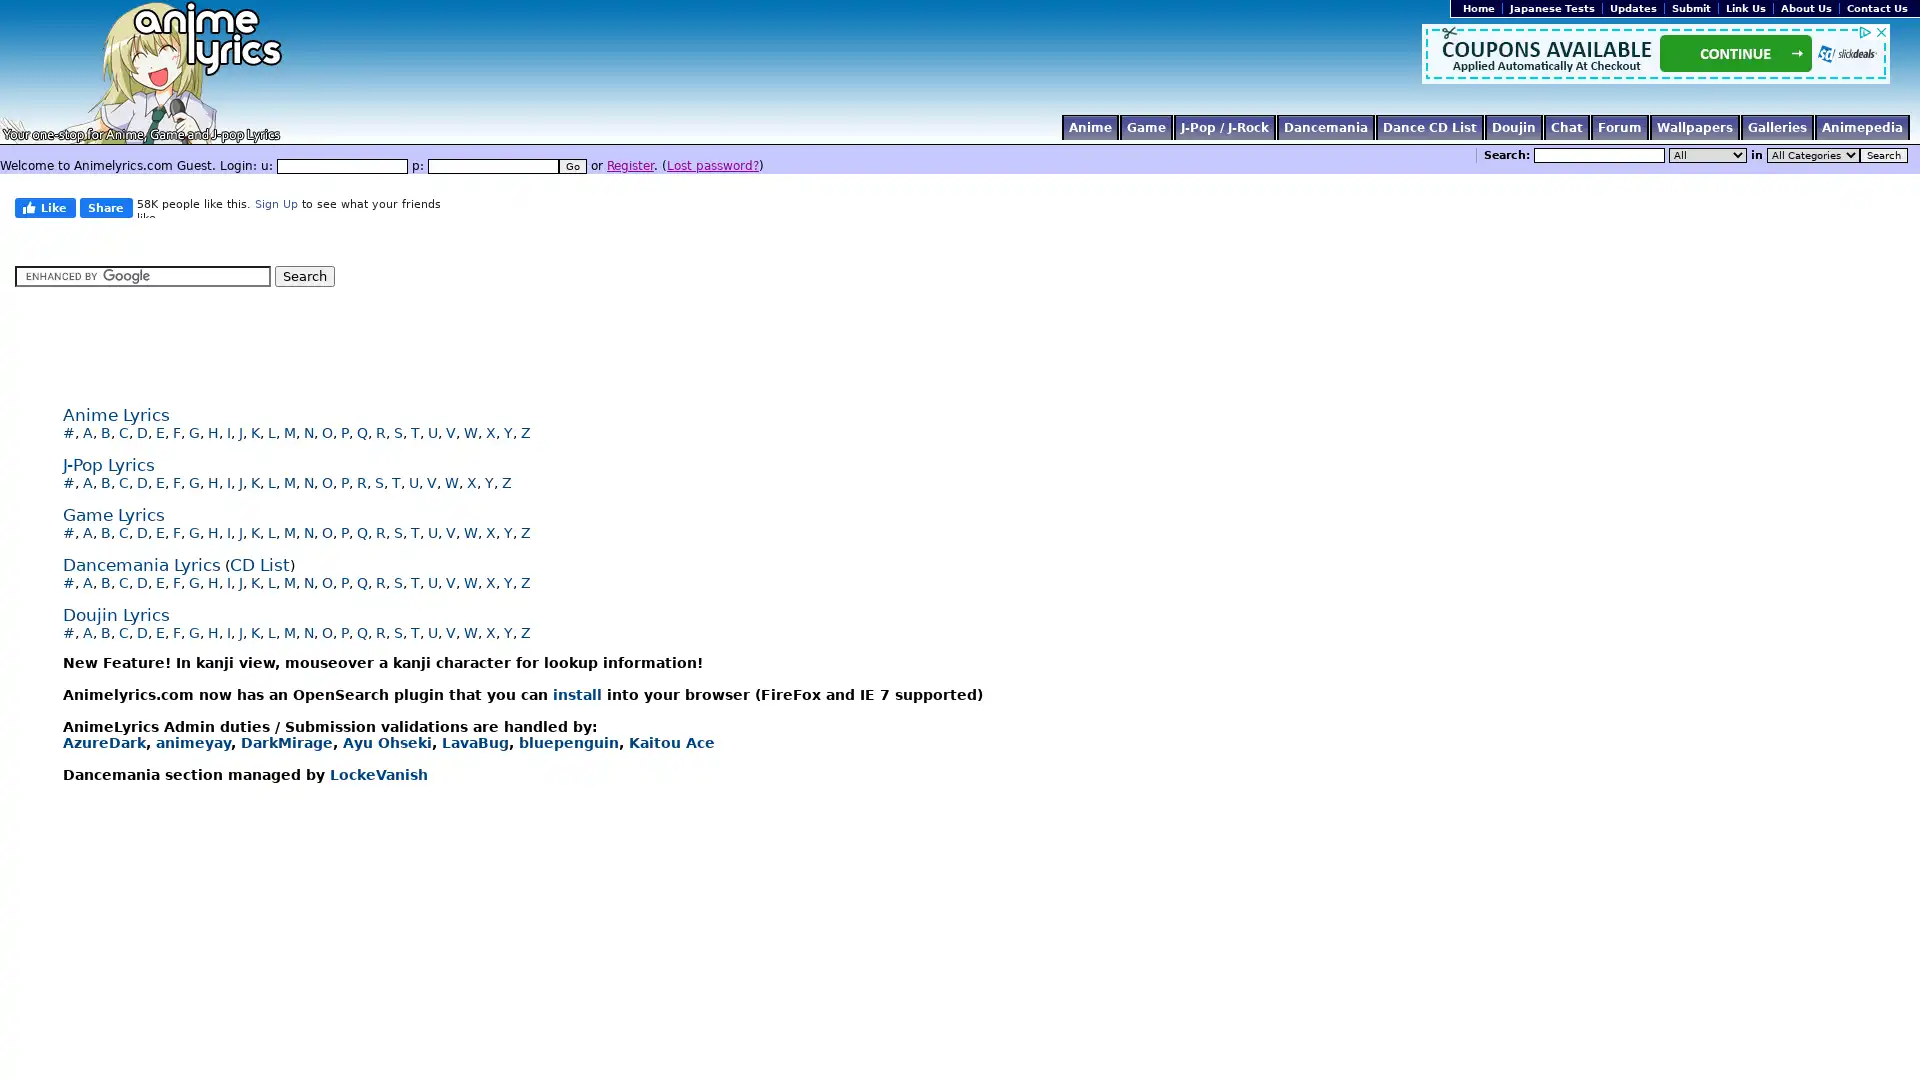 The width and height of the screenshot is (1920, 1080). I want to click on Go, so click(571, 165).